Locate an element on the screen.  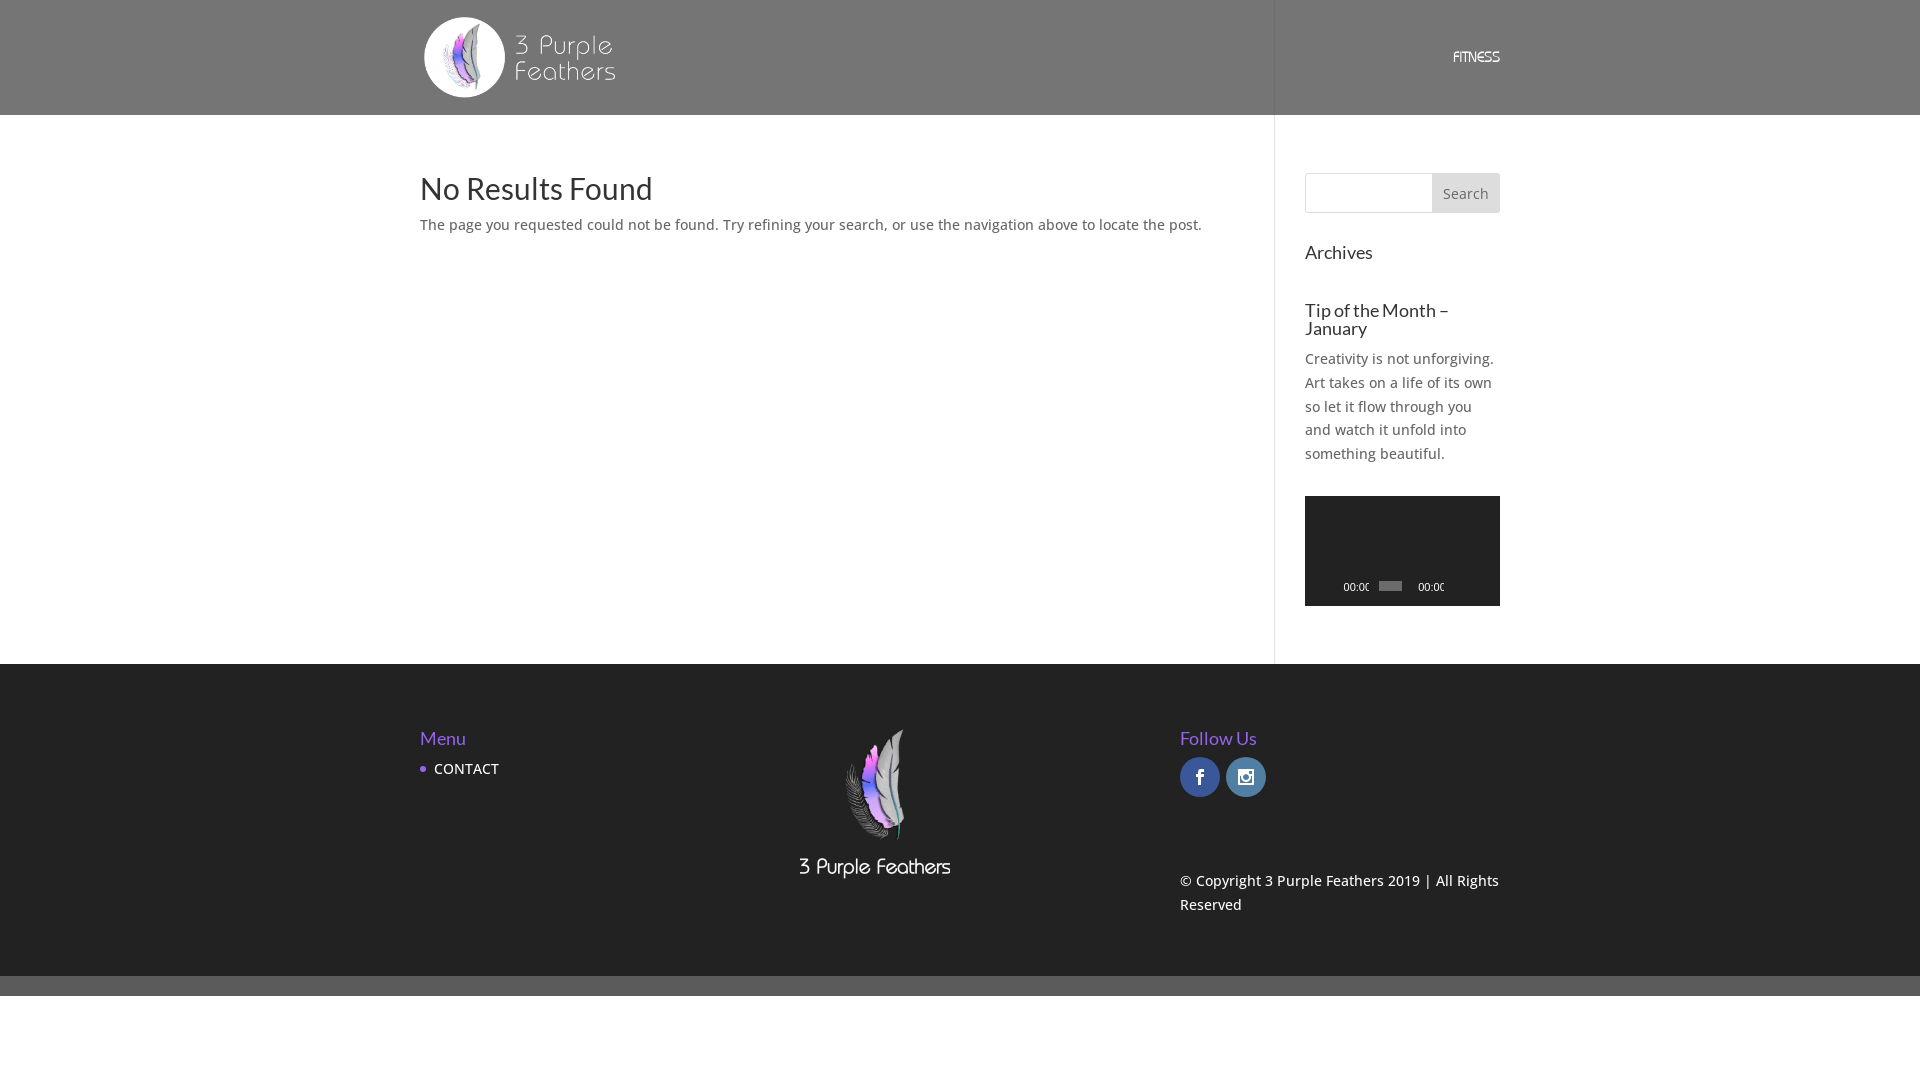
'FITNESS' is located at coordinates (1476, 81).